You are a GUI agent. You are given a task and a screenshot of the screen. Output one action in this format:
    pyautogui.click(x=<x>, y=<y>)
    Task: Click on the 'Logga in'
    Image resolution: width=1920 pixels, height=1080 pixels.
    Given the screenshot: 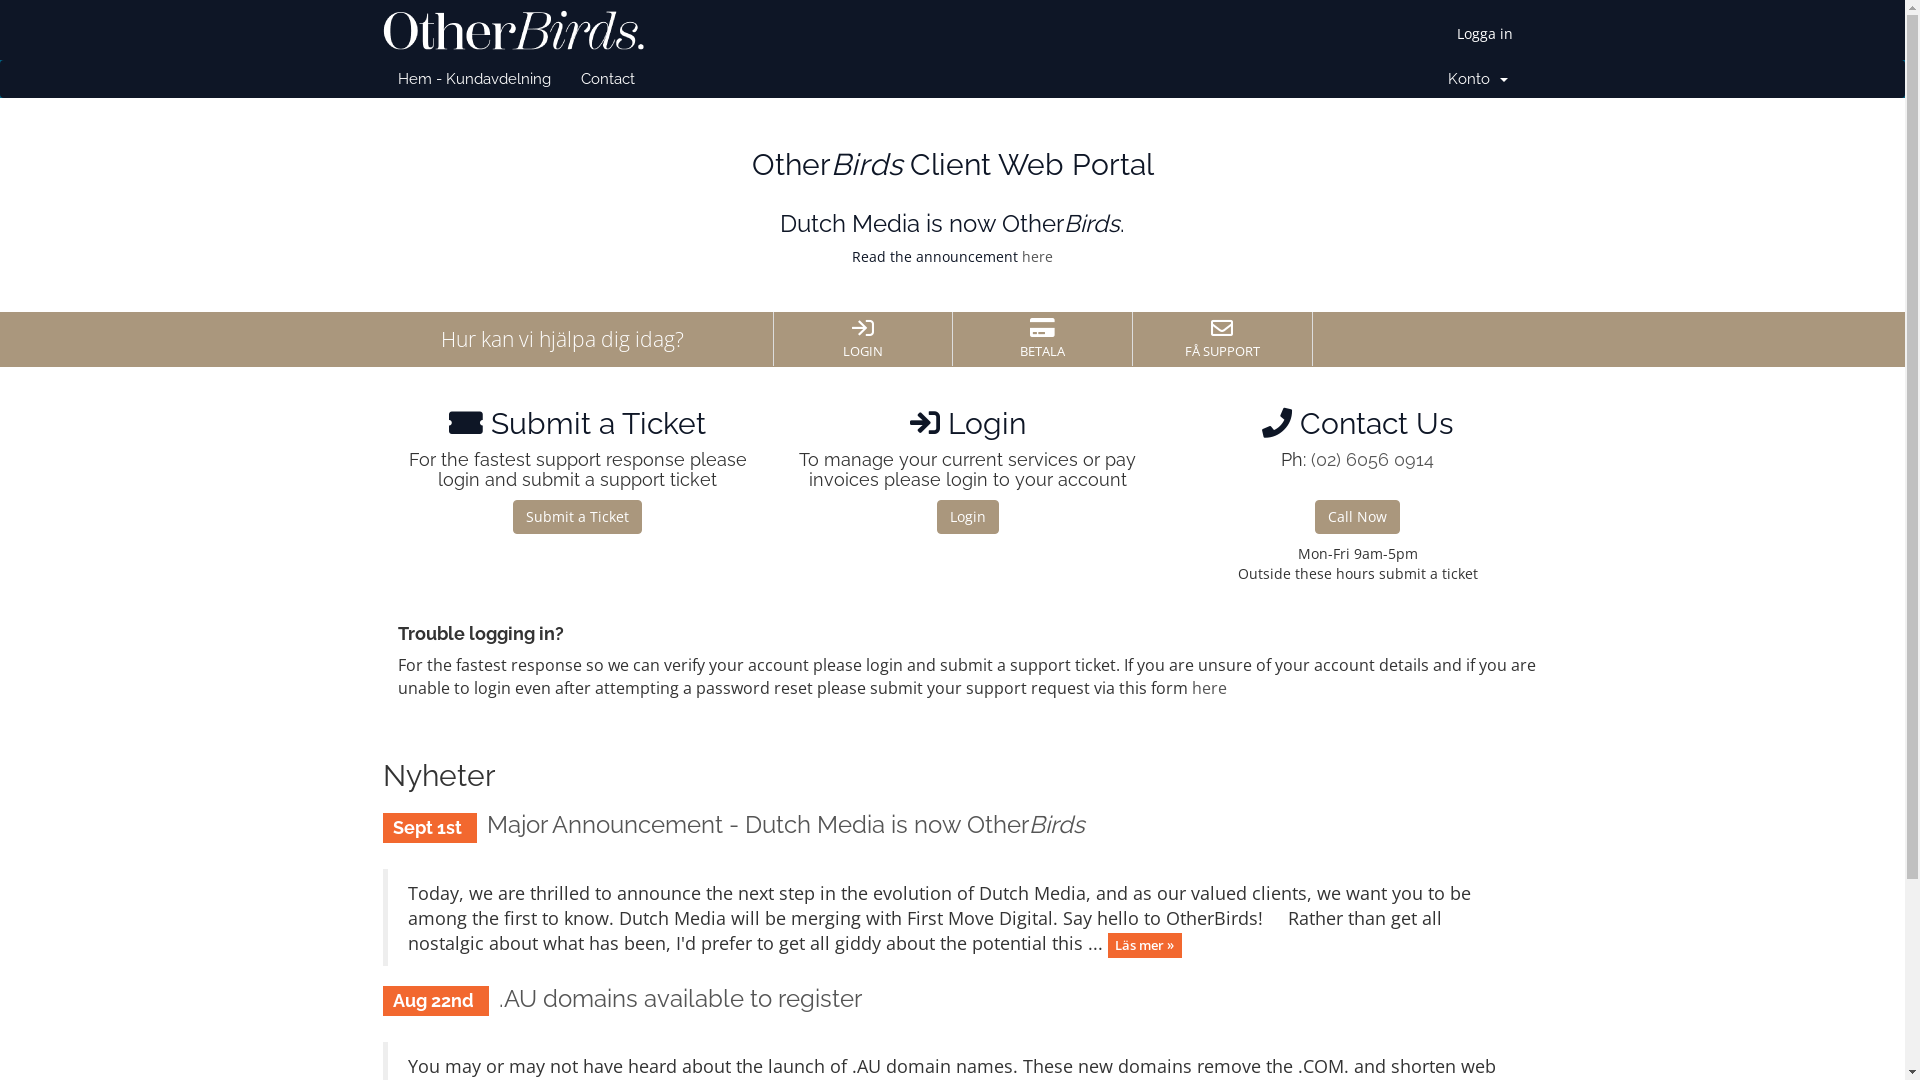 What is the action you would take?
    pyautogui.click(x=1483, y=34)
    